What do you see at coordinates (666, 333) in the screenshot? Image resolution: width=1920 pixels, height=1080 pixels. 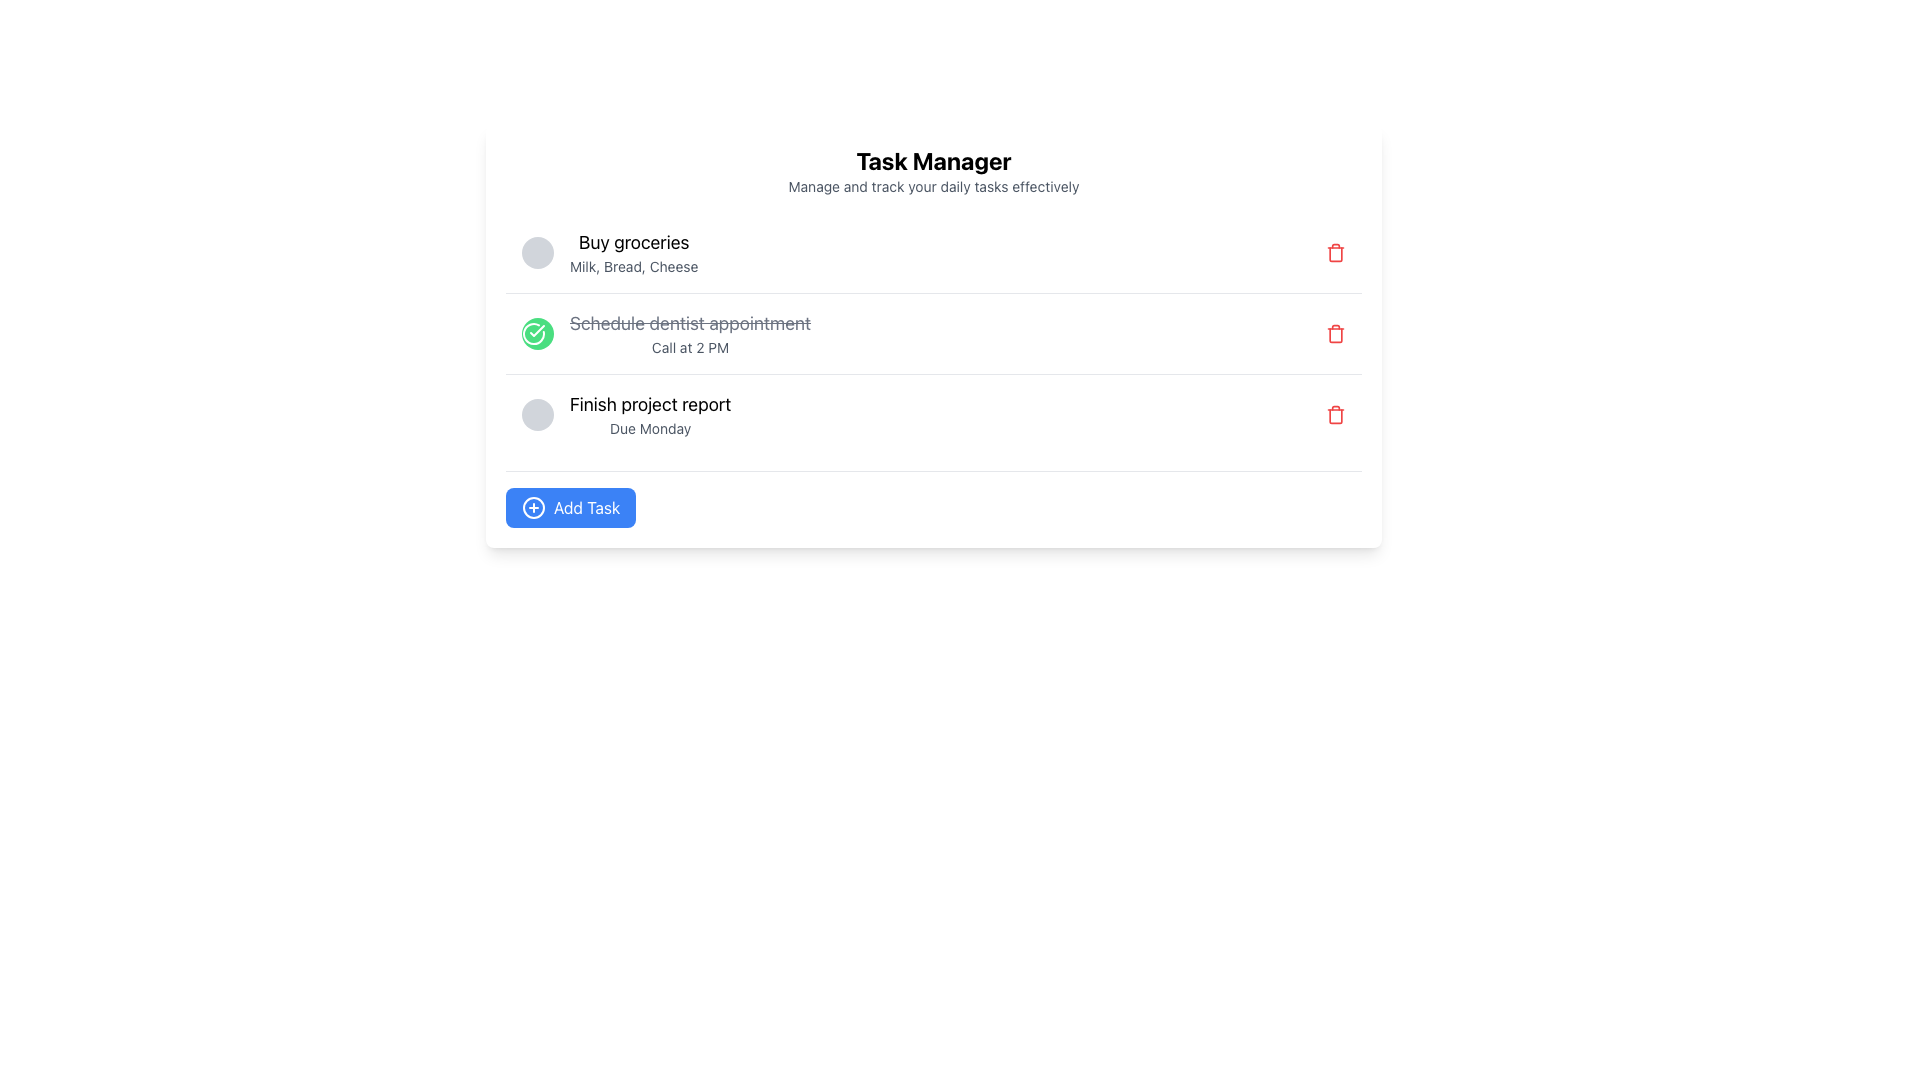 I see `the checkmark icon of the second task item in the task management application` at bounding box center [666, 333].